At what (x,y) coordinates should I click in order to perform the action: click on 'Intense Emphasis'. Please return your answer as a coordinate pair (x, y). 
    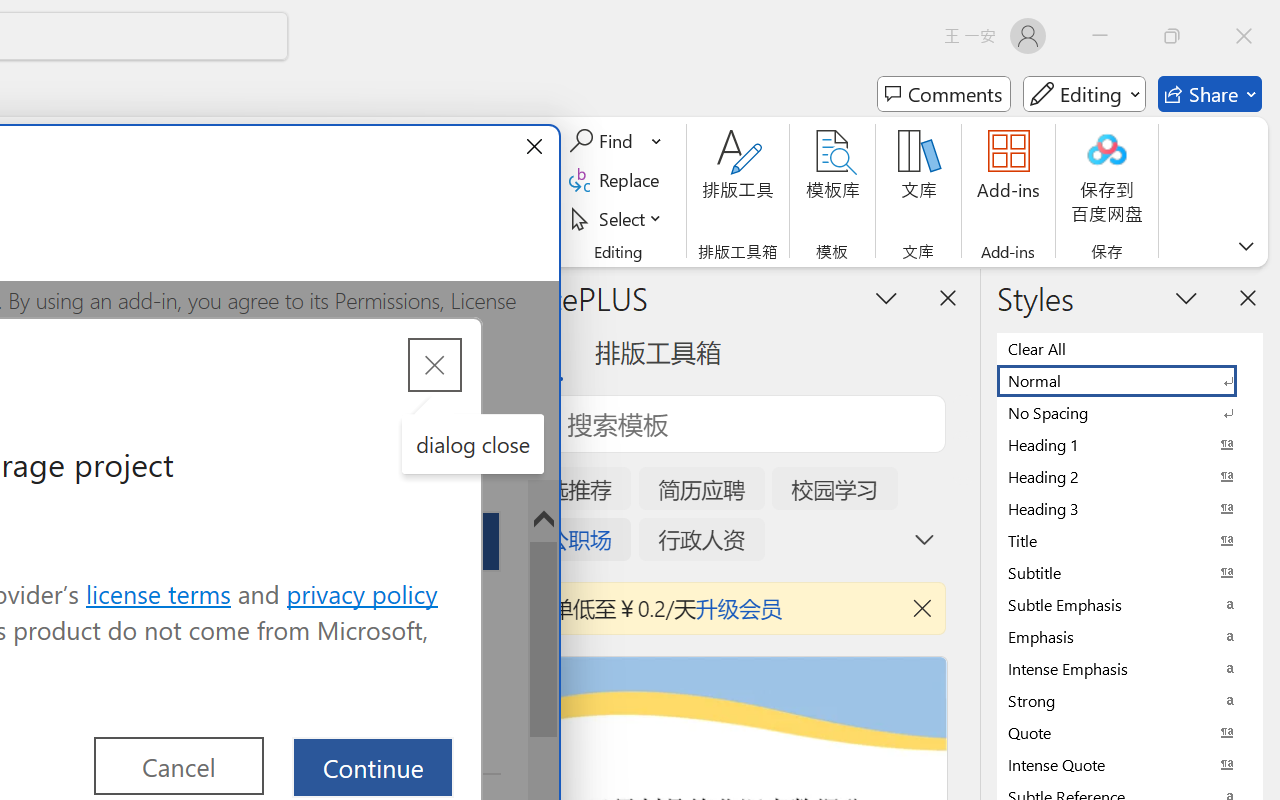
    Looking at the image, I should click on (1130, 668).